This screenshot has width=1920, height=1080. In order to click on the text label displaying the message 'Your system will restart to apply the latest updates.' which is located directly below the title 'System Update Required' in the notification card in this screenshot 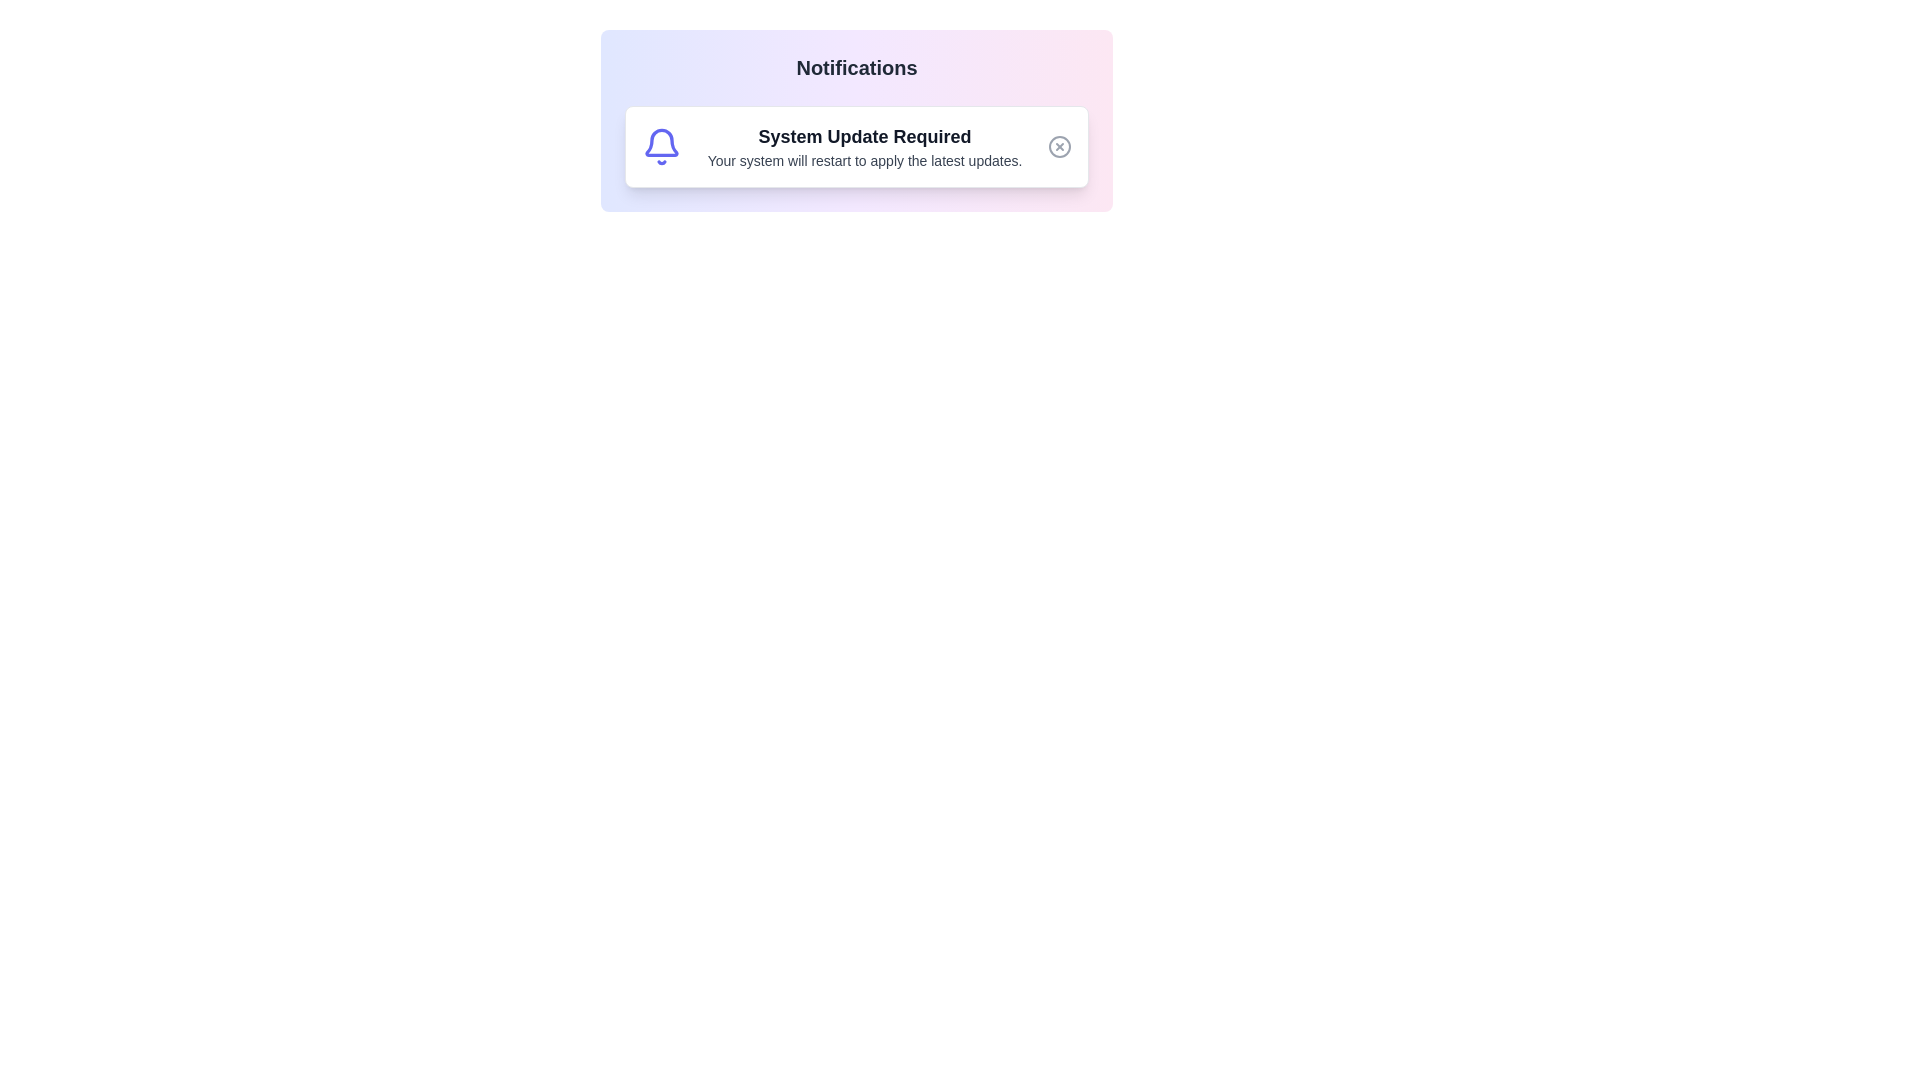, I will do `click(864, 160)`.